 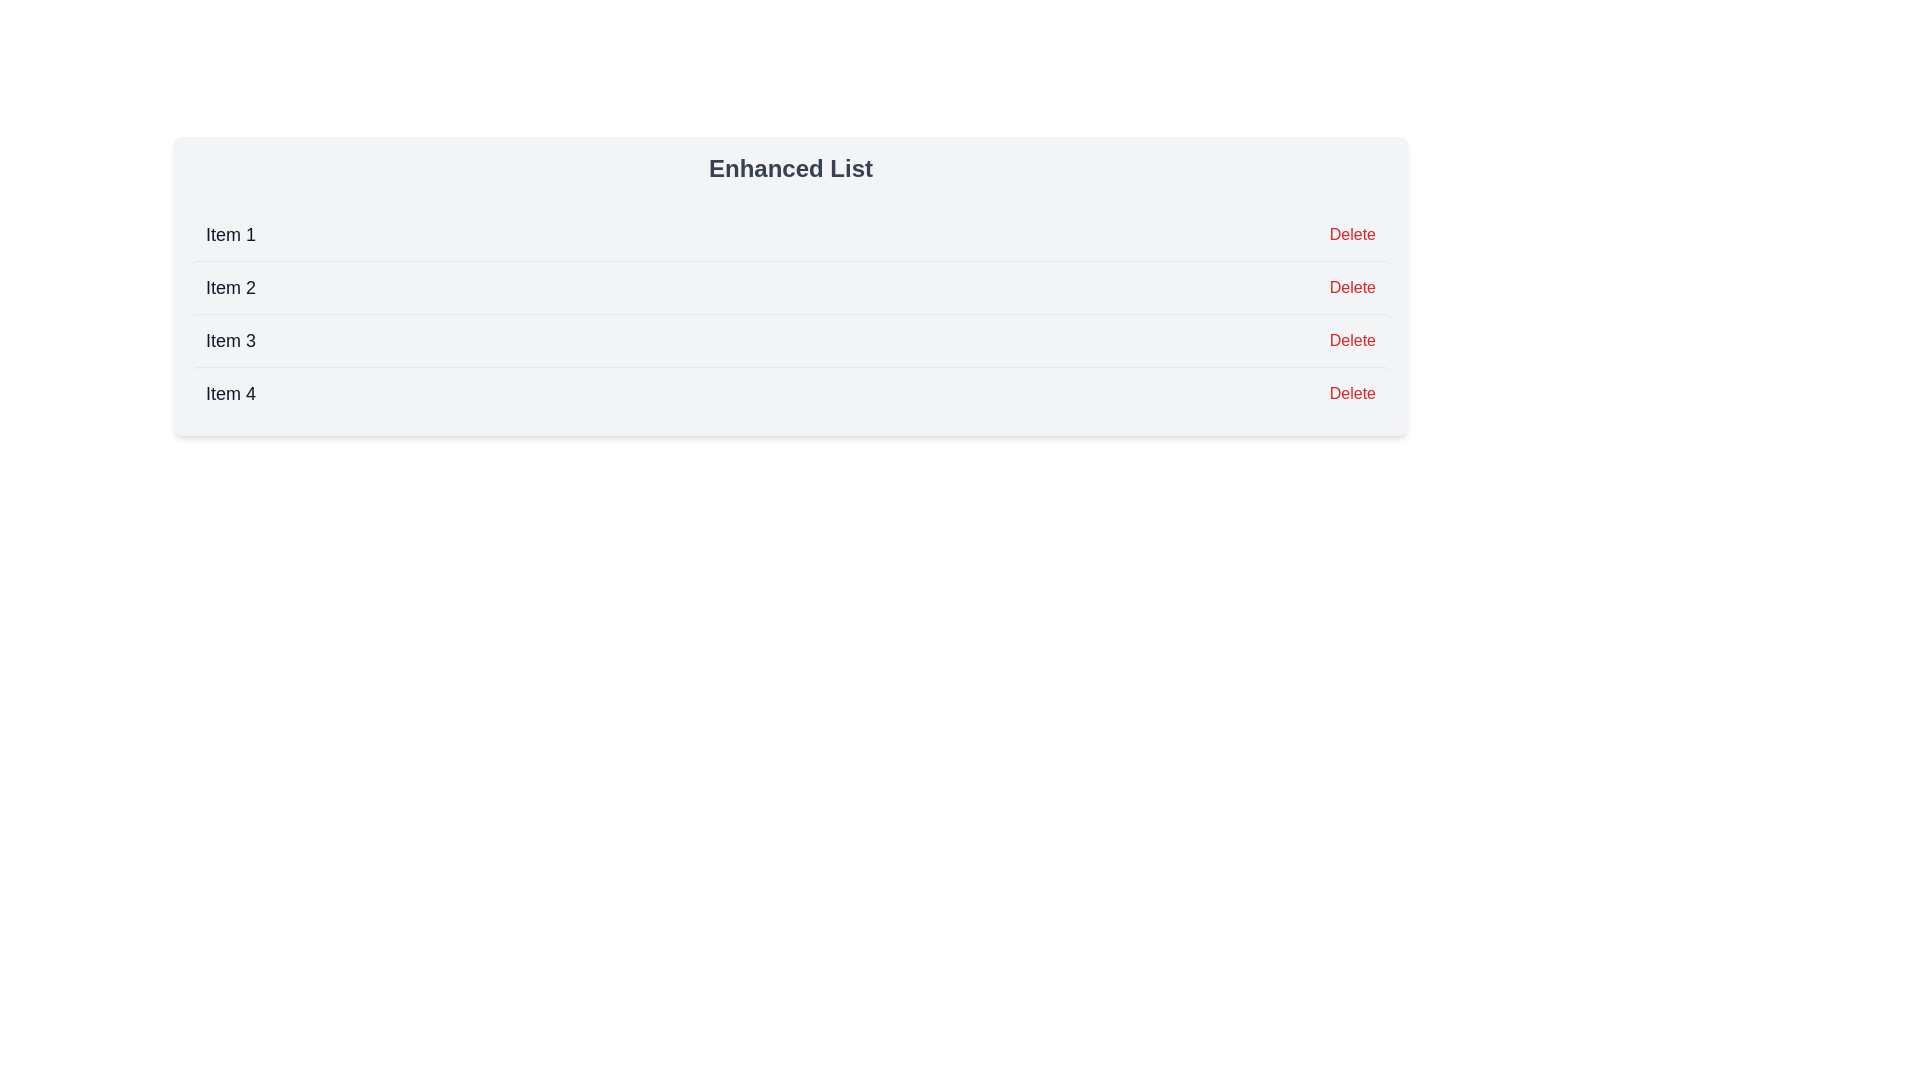 What do you see at coordinates (230, 234) in the screenshot?
I see `the informational Text Label that displays the name of the list item, located to the left of the 'Delete' button` at bounding box center [230, 234].